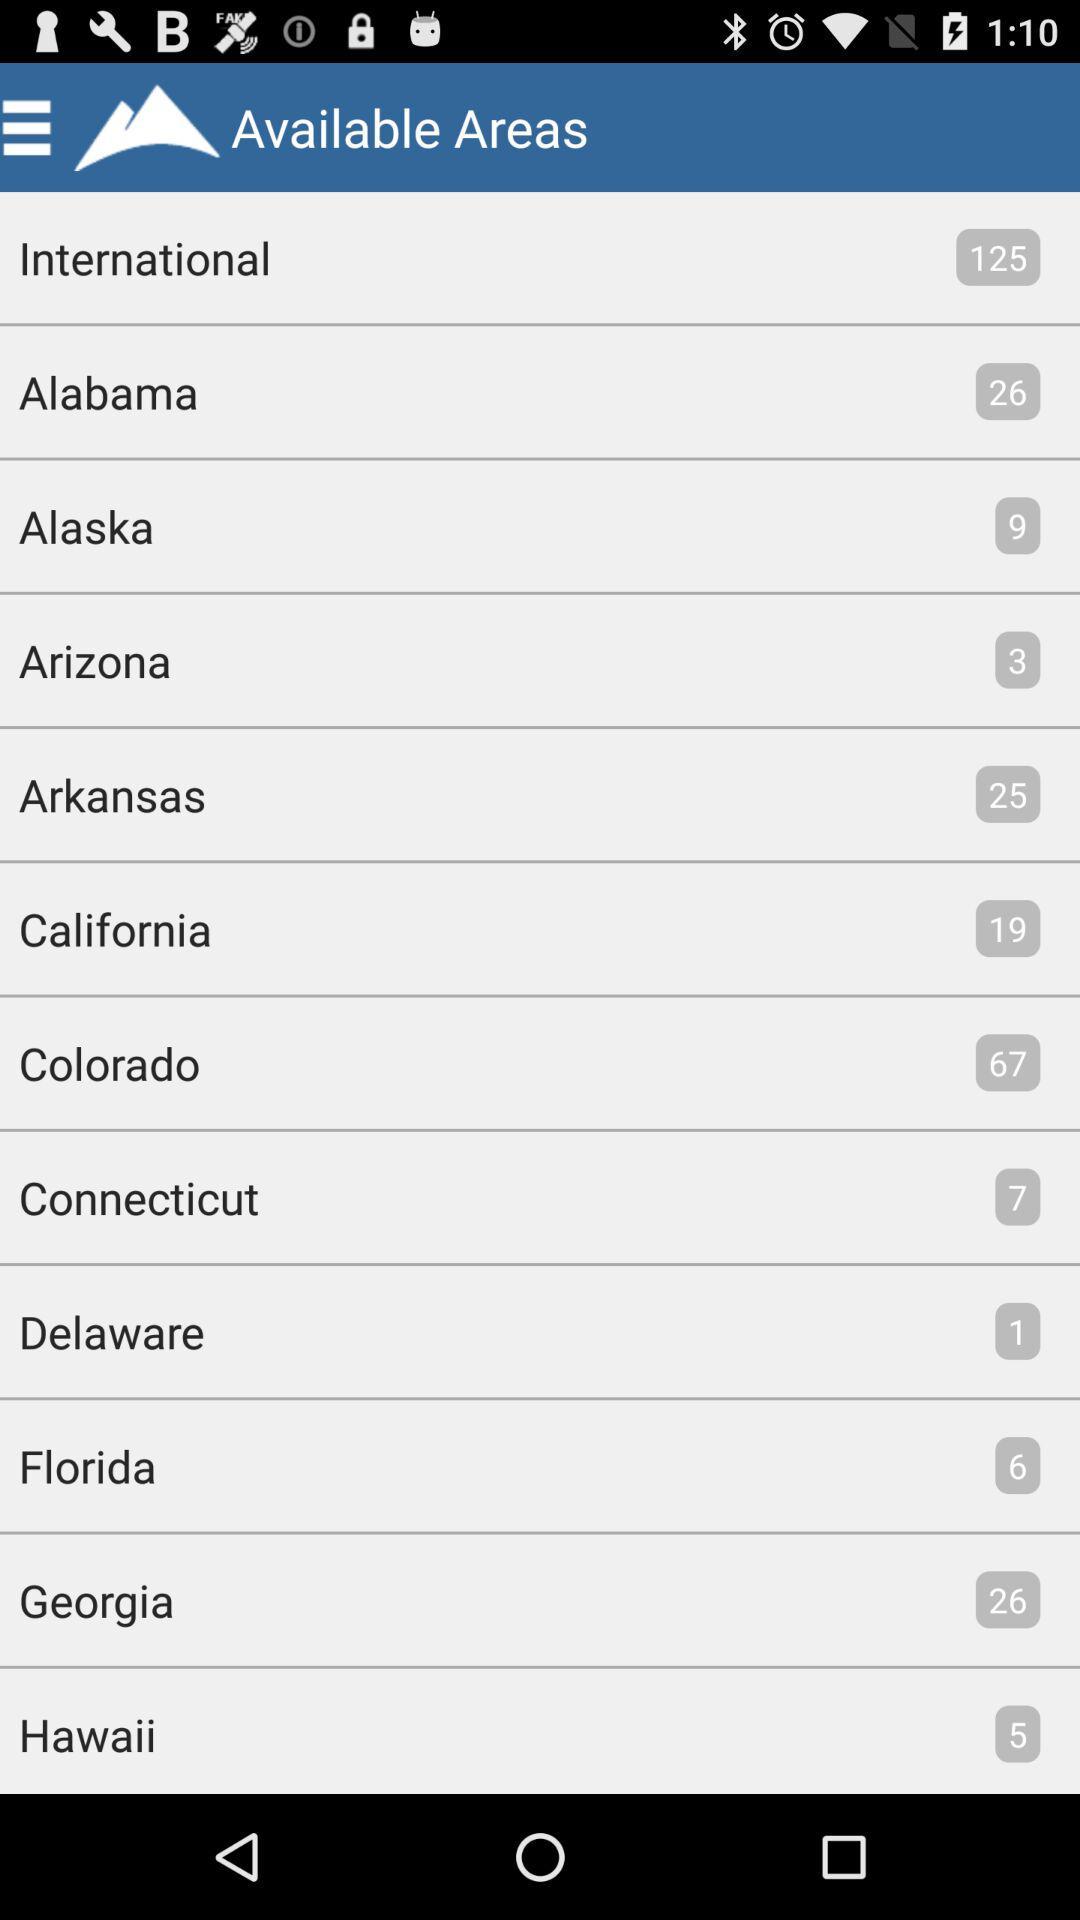  I want to click on icon to the right of florida item, so click(1017, 1465).